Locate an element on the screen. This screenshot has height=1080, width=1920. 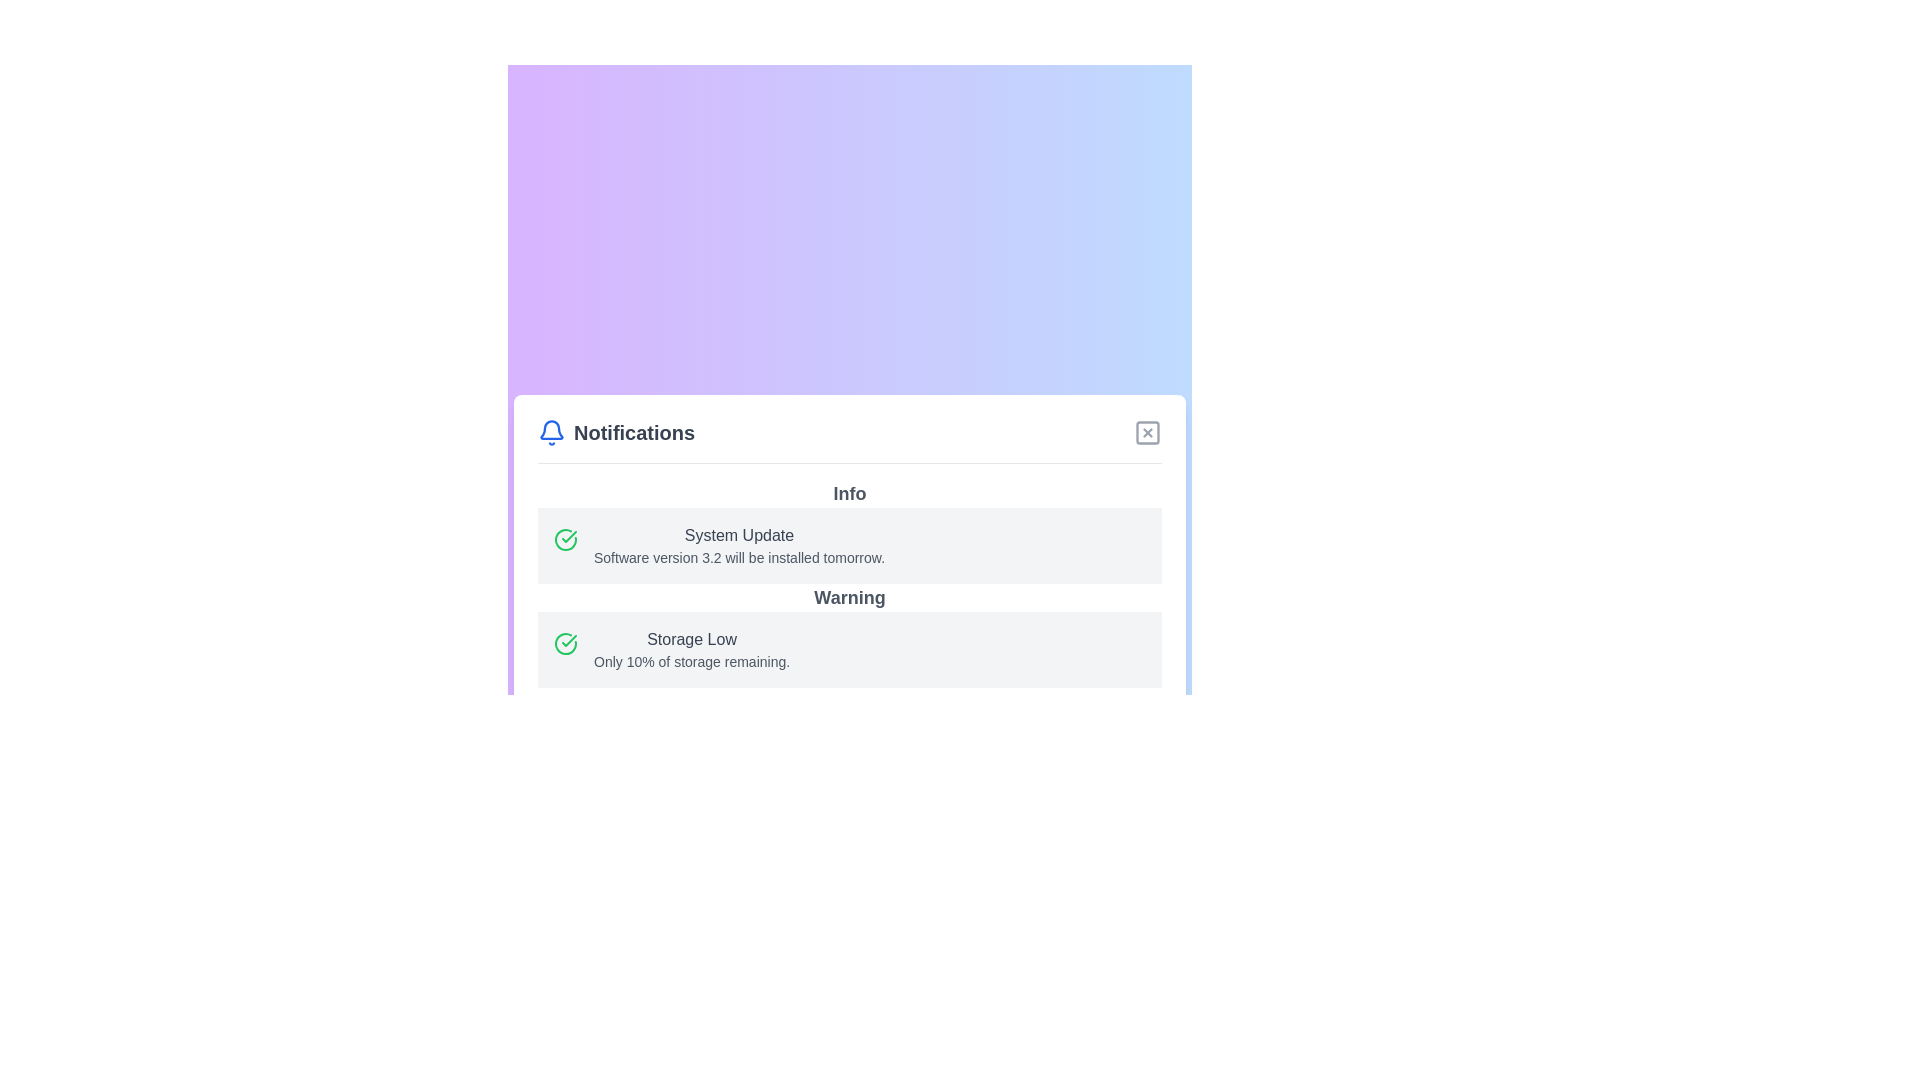
displayed information from the text label that states 'Only 10% of storage remaining.' which is located under the bold heading 'Storage Low.' in the notification panel of the 'Warning' section is located at coordinates (691, 661).